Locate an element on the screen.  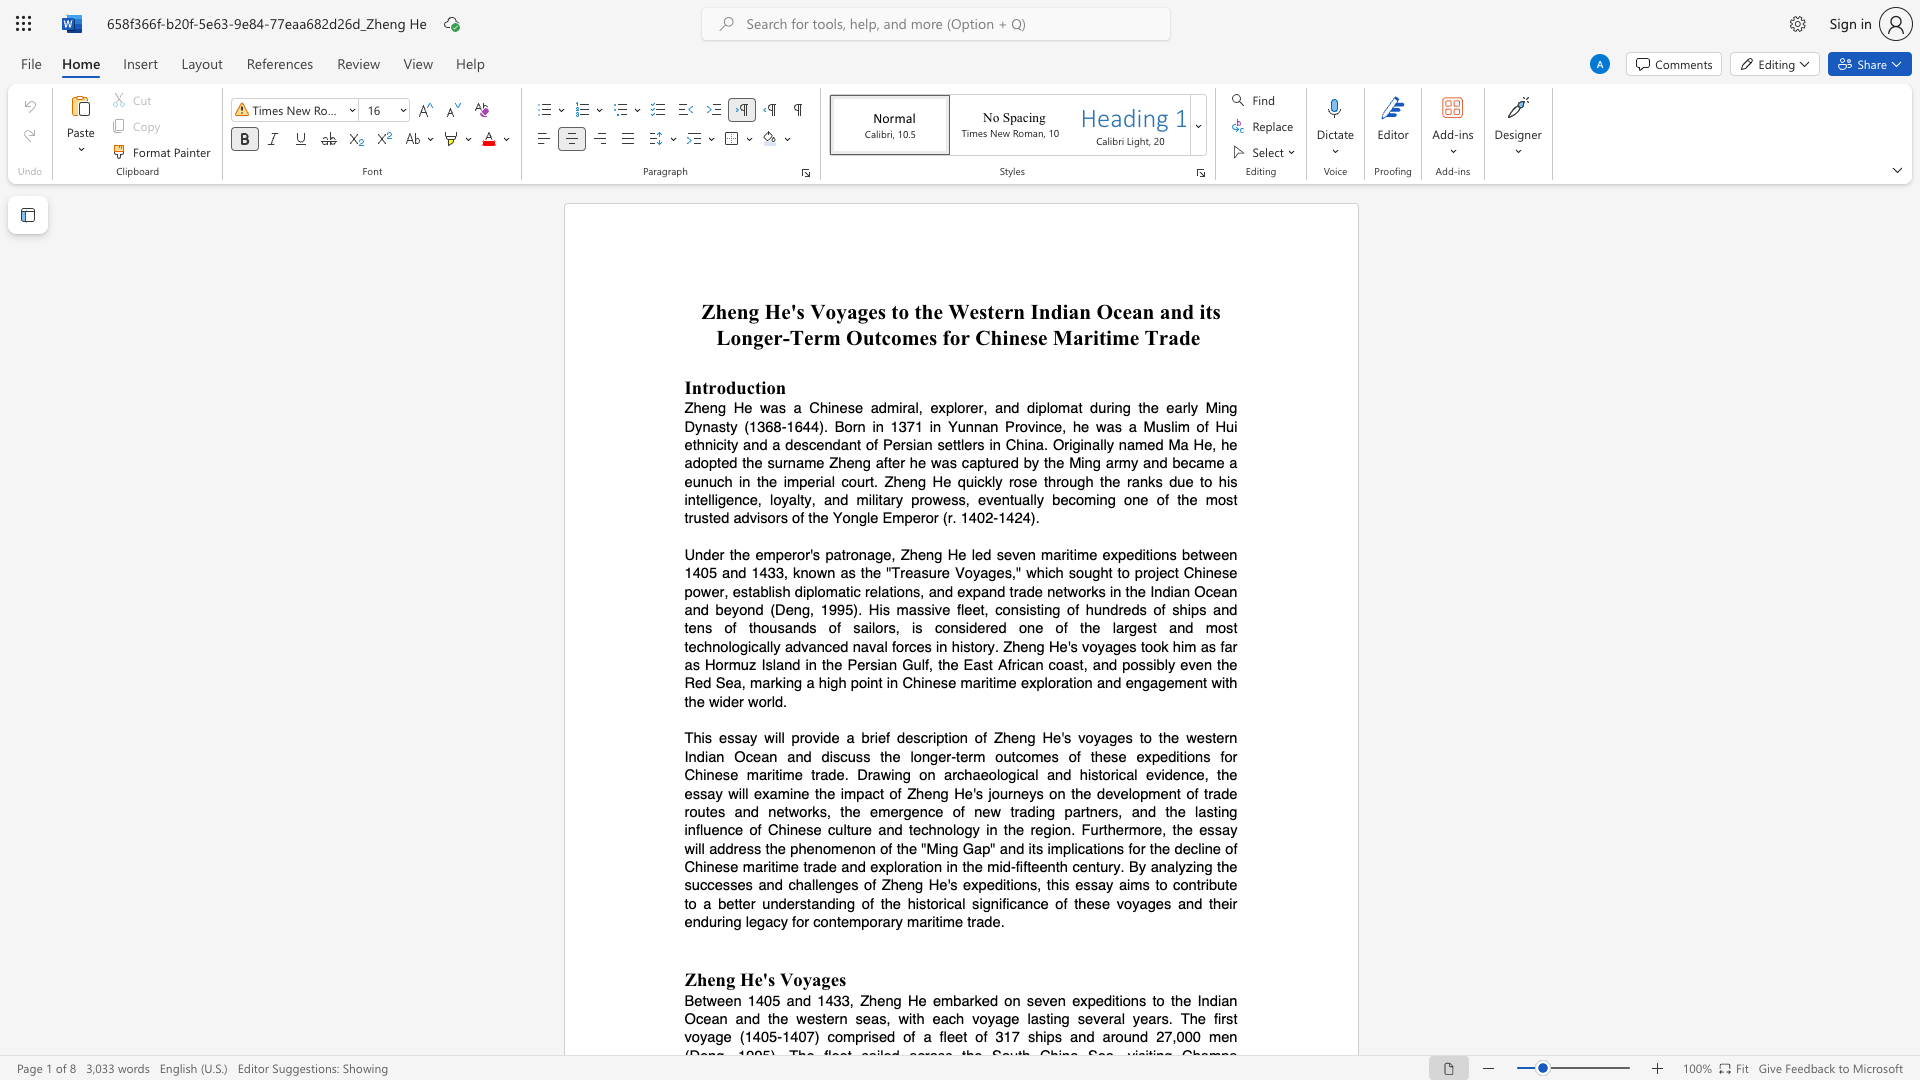
the subset text "n seven exped" within the text "Between 1405 and 1433, Zheng He embarked on seven expeditions to the Indian Ocean and the western seas, with each voyage lasting several years. The first voyage (1405-1407)" is located at coordinates (1012, 1000).